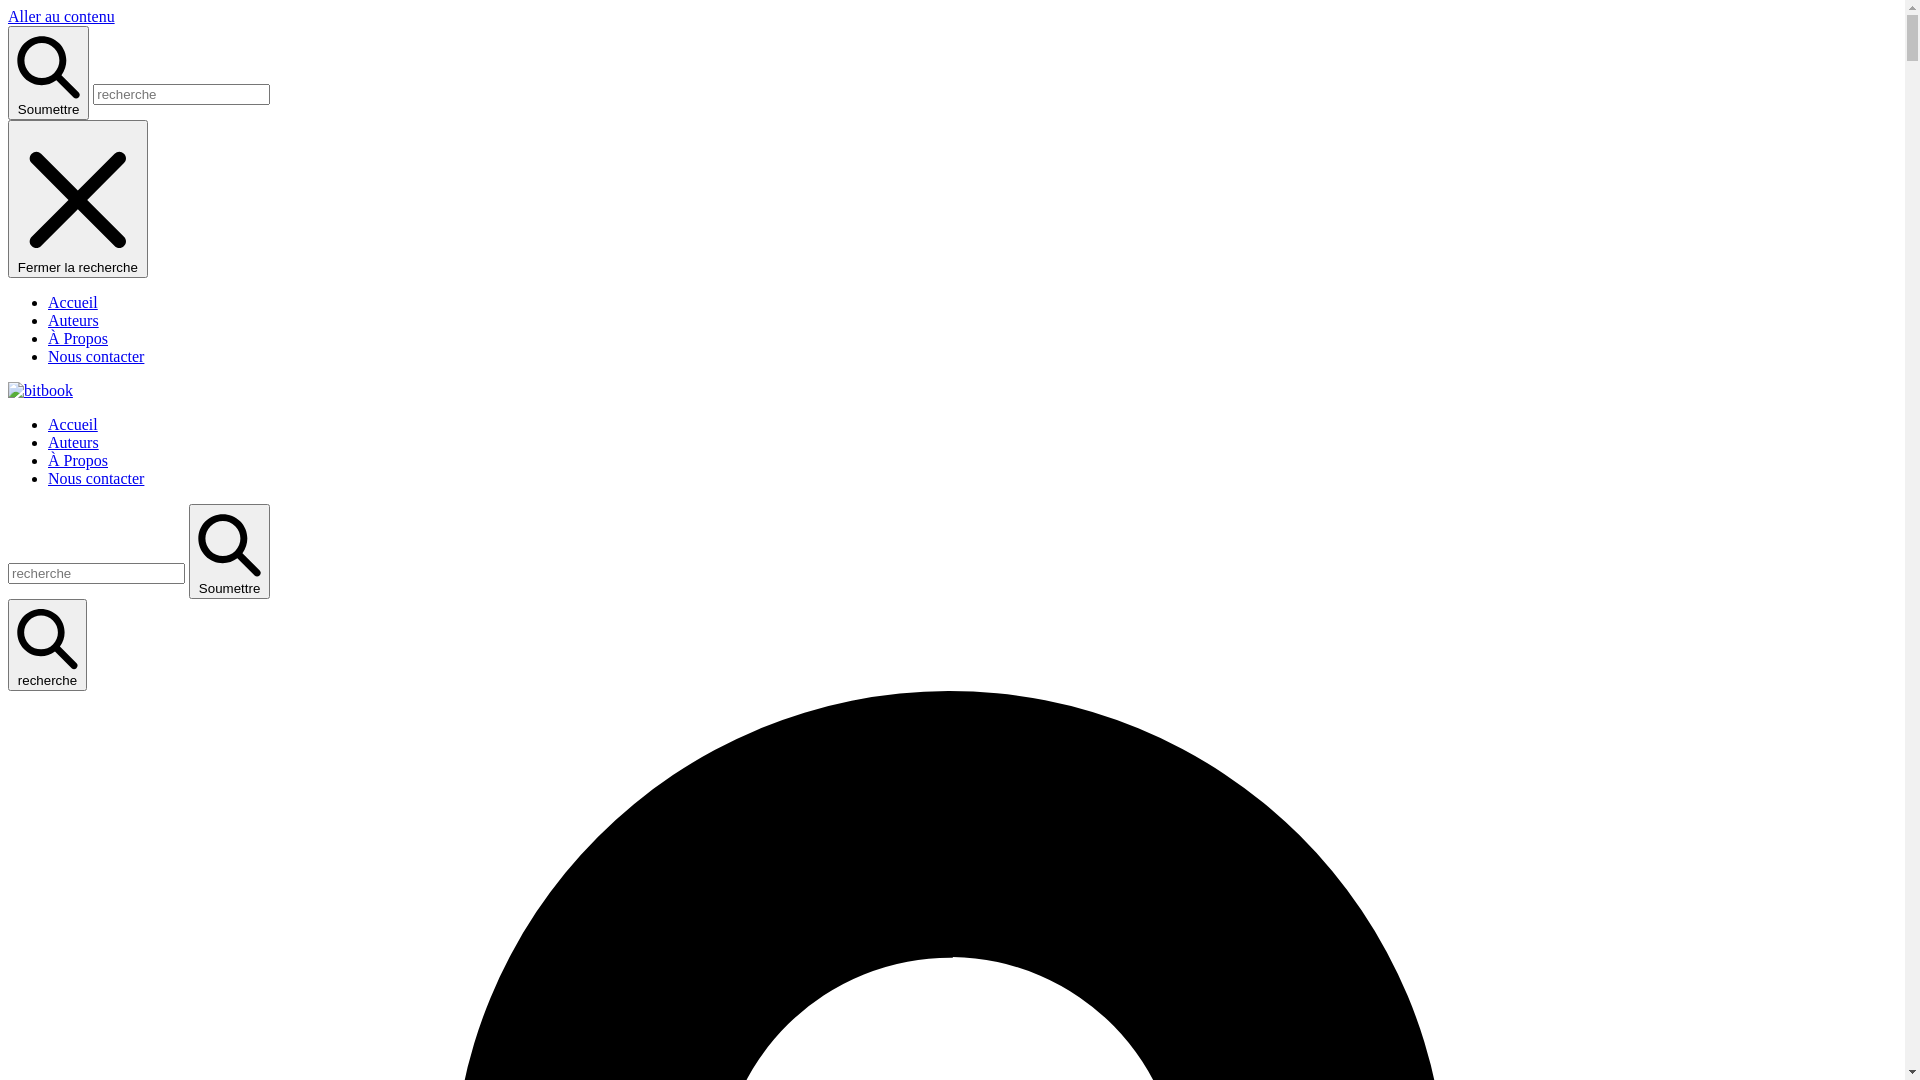 Image resolution: width=1920 pixels, height=1080 pixels. What do you see at coordinates (48, 355) in the screenshot?
I see `'Nous contacter'` at bounding box center [48, 355].